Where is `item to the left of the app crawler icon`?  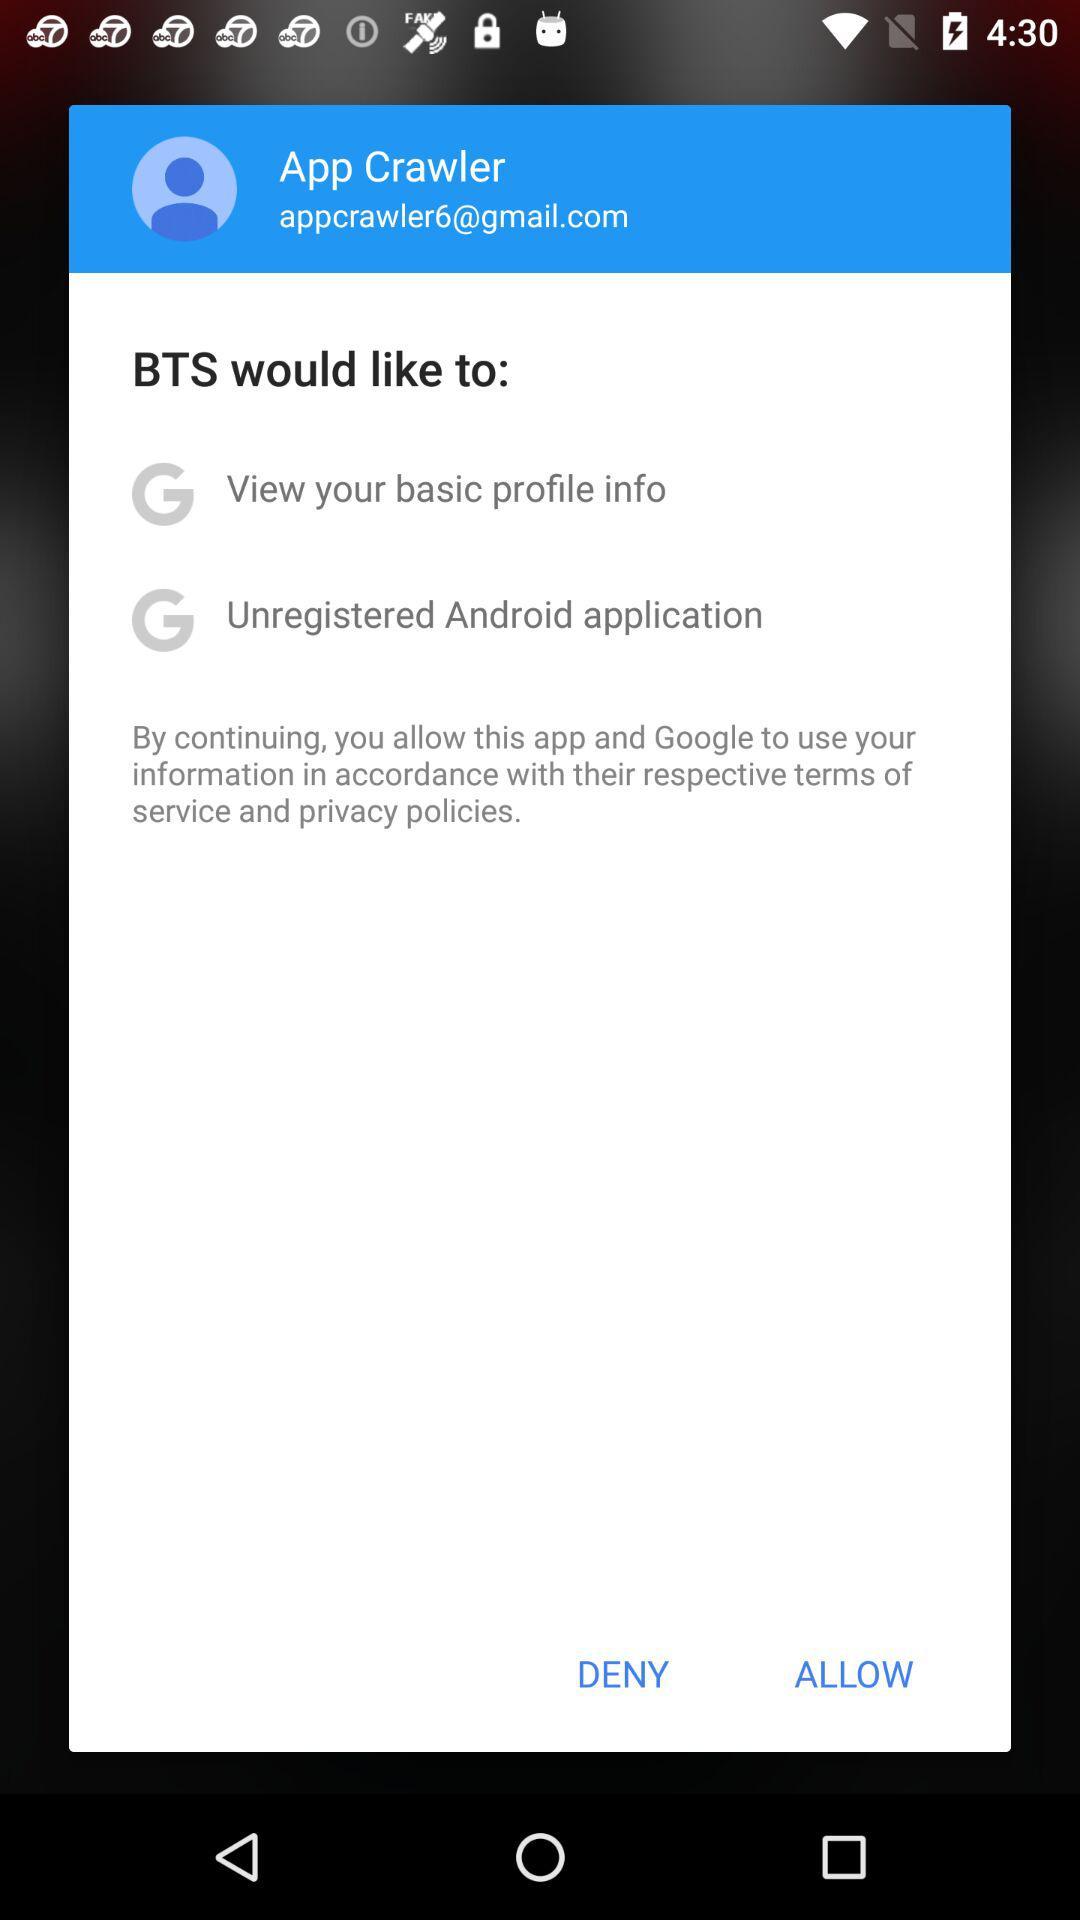 item to the left of the app crawler icon is located at coordinates (184, 188).